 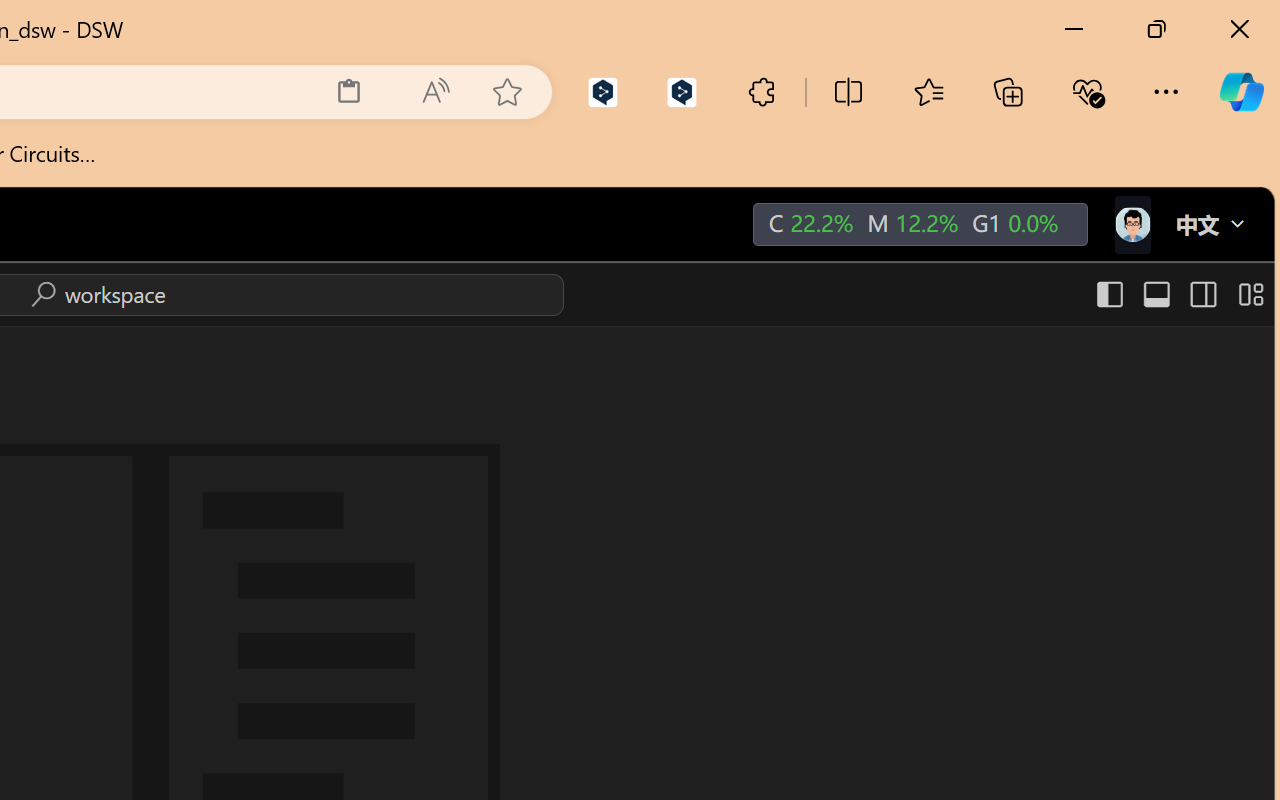 What do you see at coordinates (1200, 294) in the screenshot?
I see `'Toggle Secondary Side Bar (Ctrl+Alt+B)'` at bounding box center [1200, 294].